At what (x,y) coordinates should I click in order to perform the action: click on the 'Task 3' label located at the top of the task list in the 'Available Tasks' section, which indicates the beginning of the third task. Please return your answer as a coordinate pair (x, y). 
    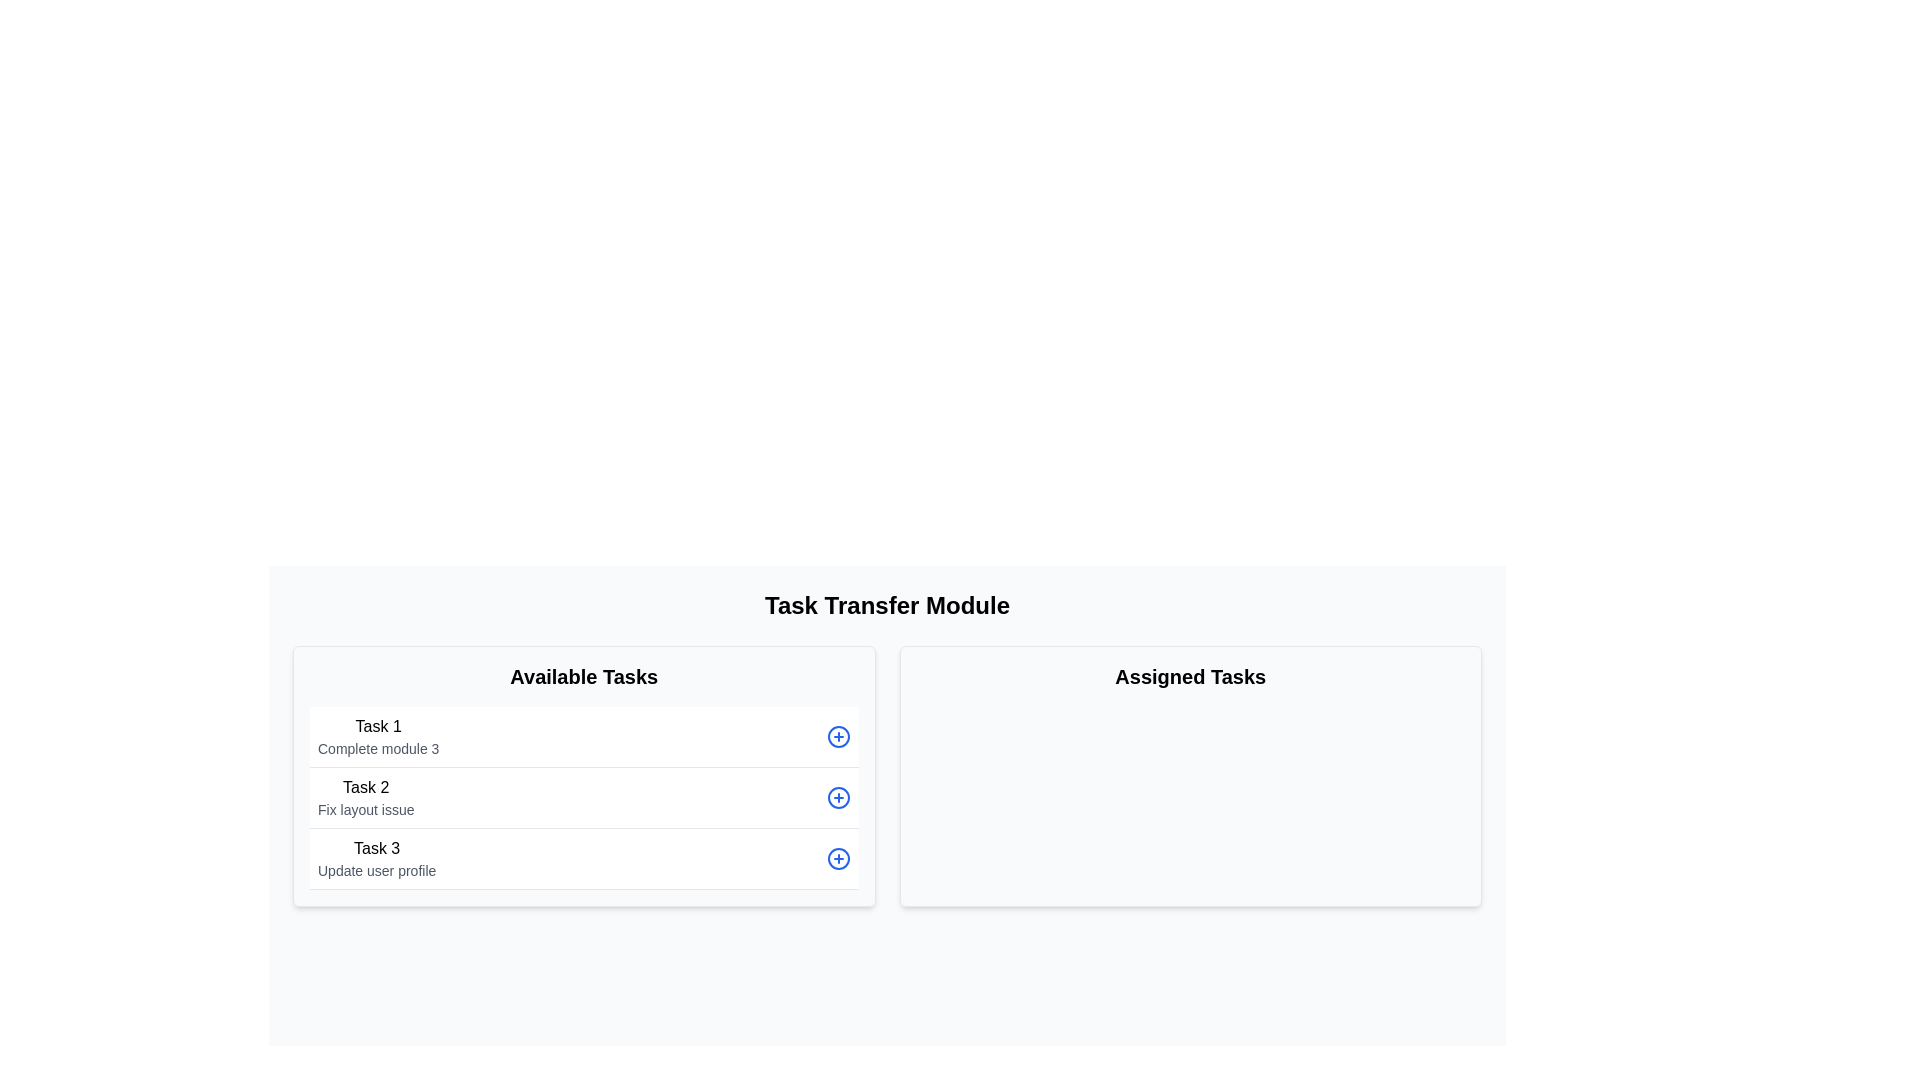
    Looking at the image, I should click on (377, 848).